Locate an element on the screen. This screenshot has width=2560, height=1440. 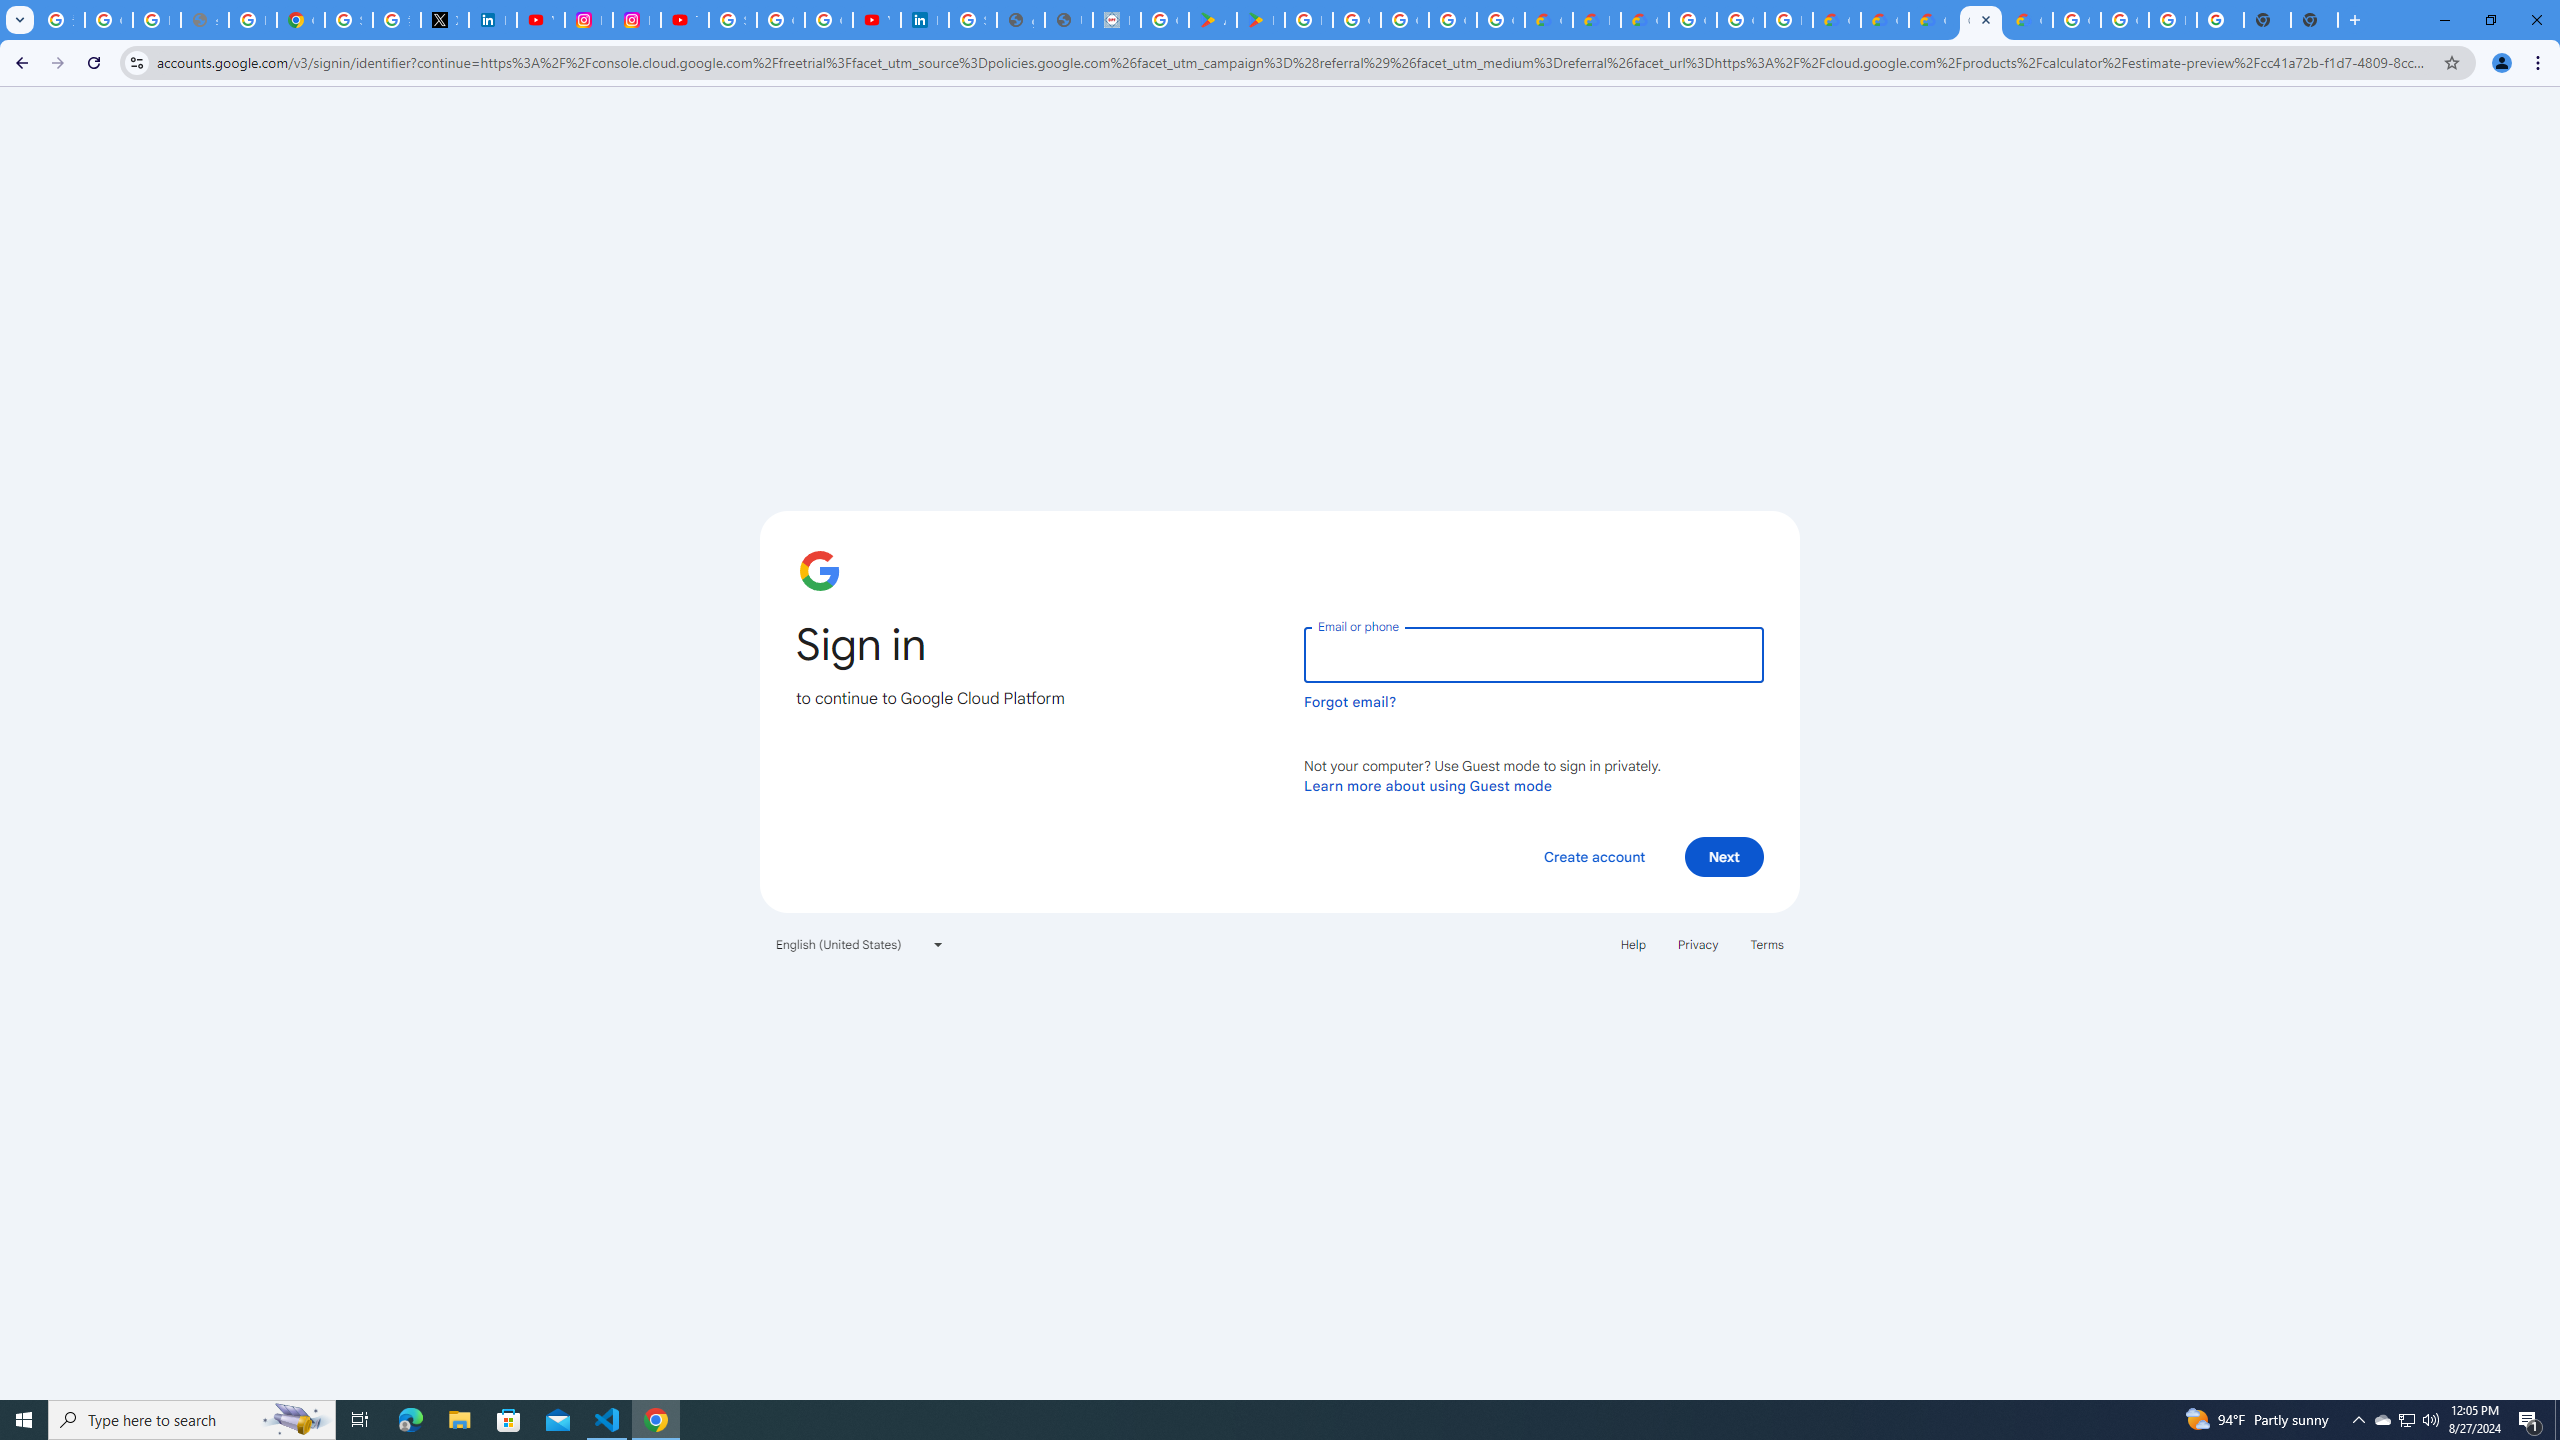
'Google Workspace - Specific Terms' is located at coordinates (1451, 19).